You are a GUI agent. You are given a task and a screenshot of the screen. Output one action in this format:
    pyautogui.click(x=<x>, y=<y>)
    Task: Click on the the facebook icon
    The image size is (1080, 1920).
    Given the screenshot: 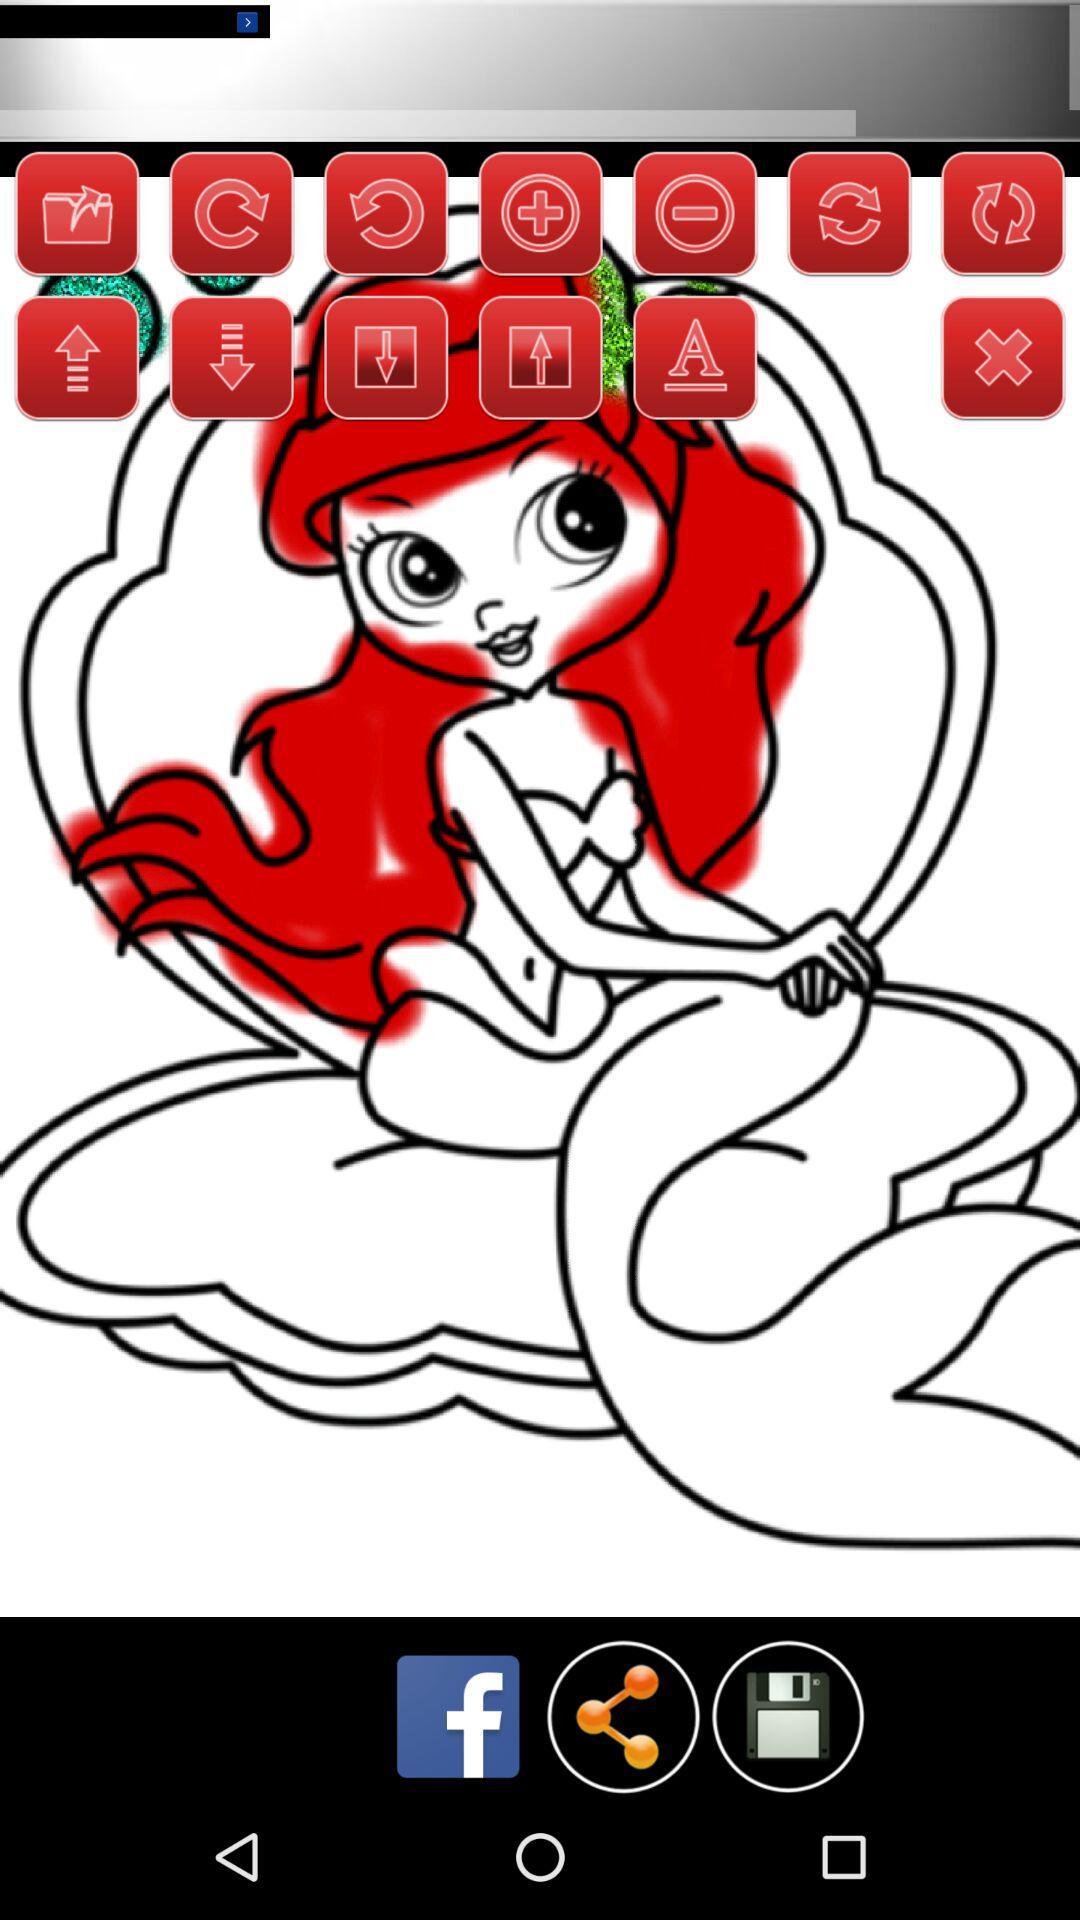 What is the action you would take?
    pyautogui.click(x=458, y=1837)
    